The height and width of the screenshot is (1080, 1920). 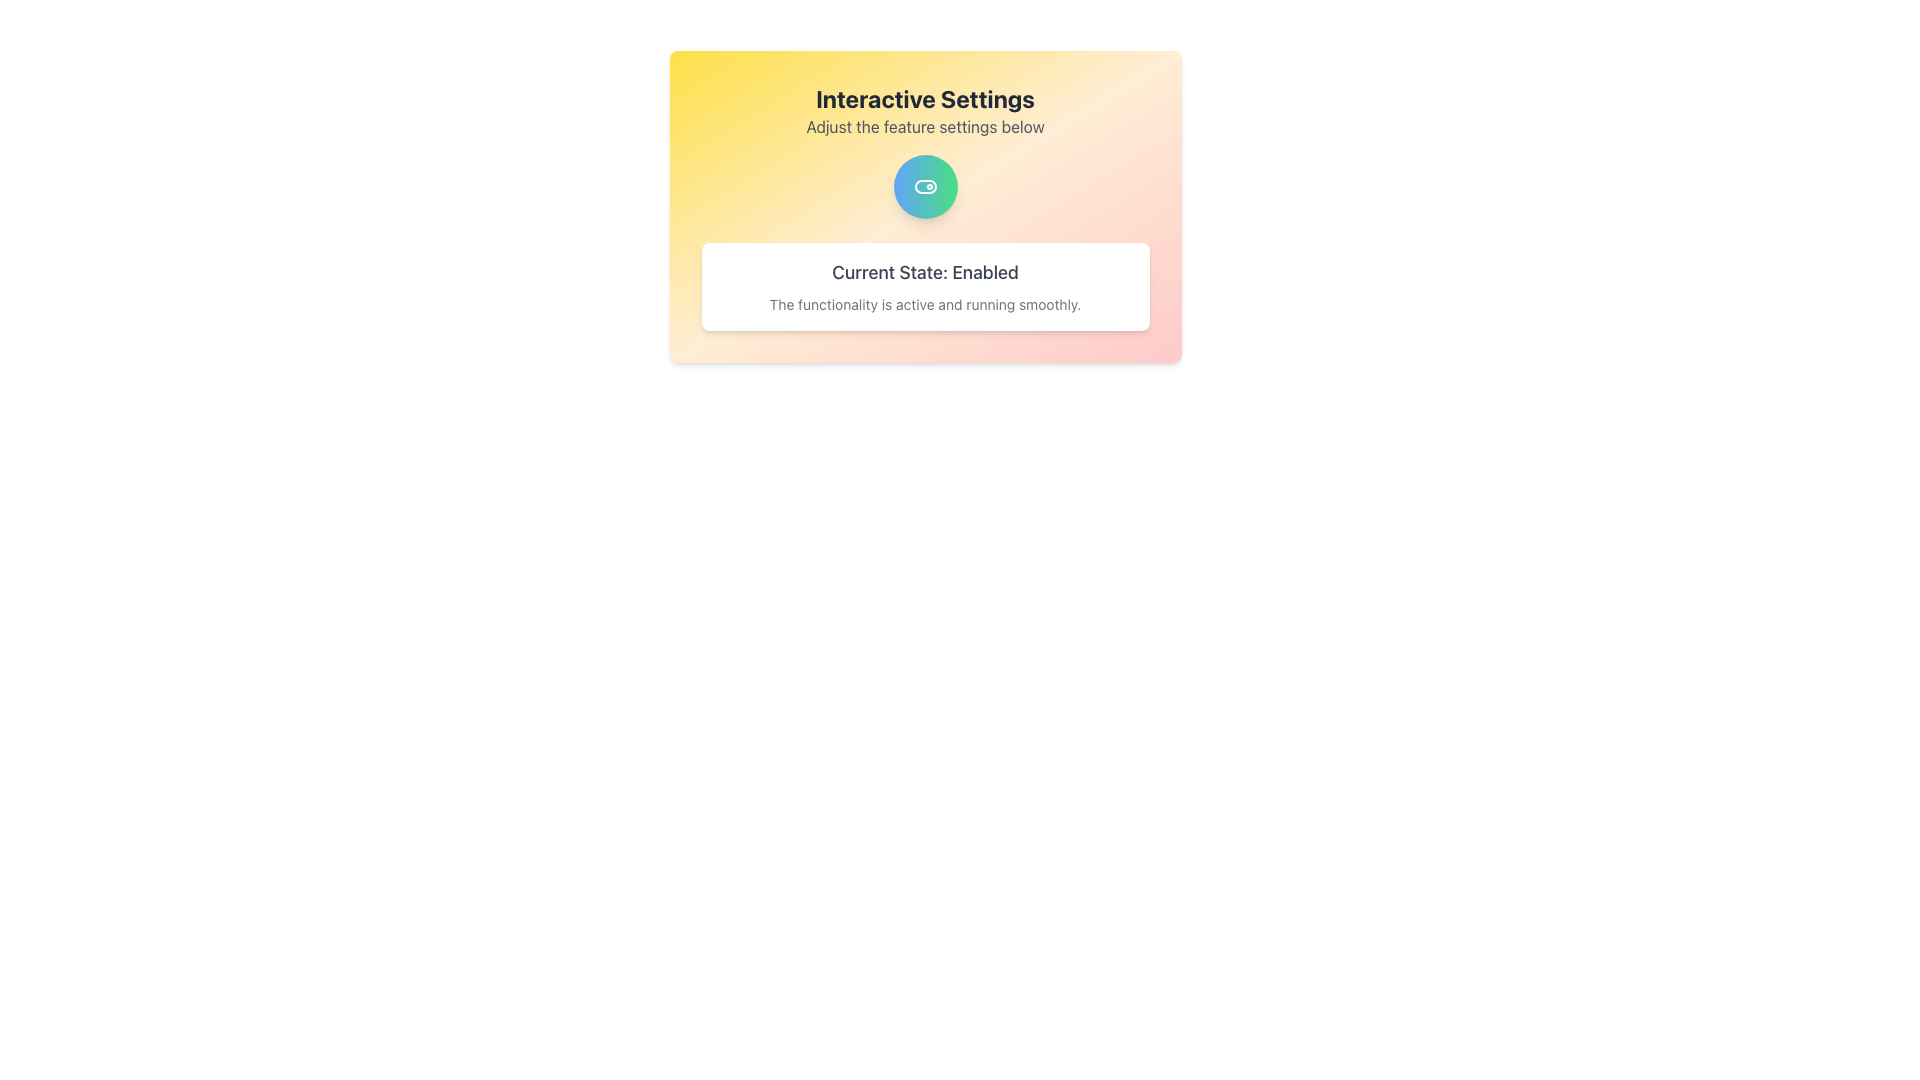 What do you see at coordinates (924, 304) in the screenshot?
I see `the text label that reads 'The functionality is active and running smoothly.', which is styled in light gray and positioned below the label 'Current State: Enabled'` at bounding box center [924, 304].